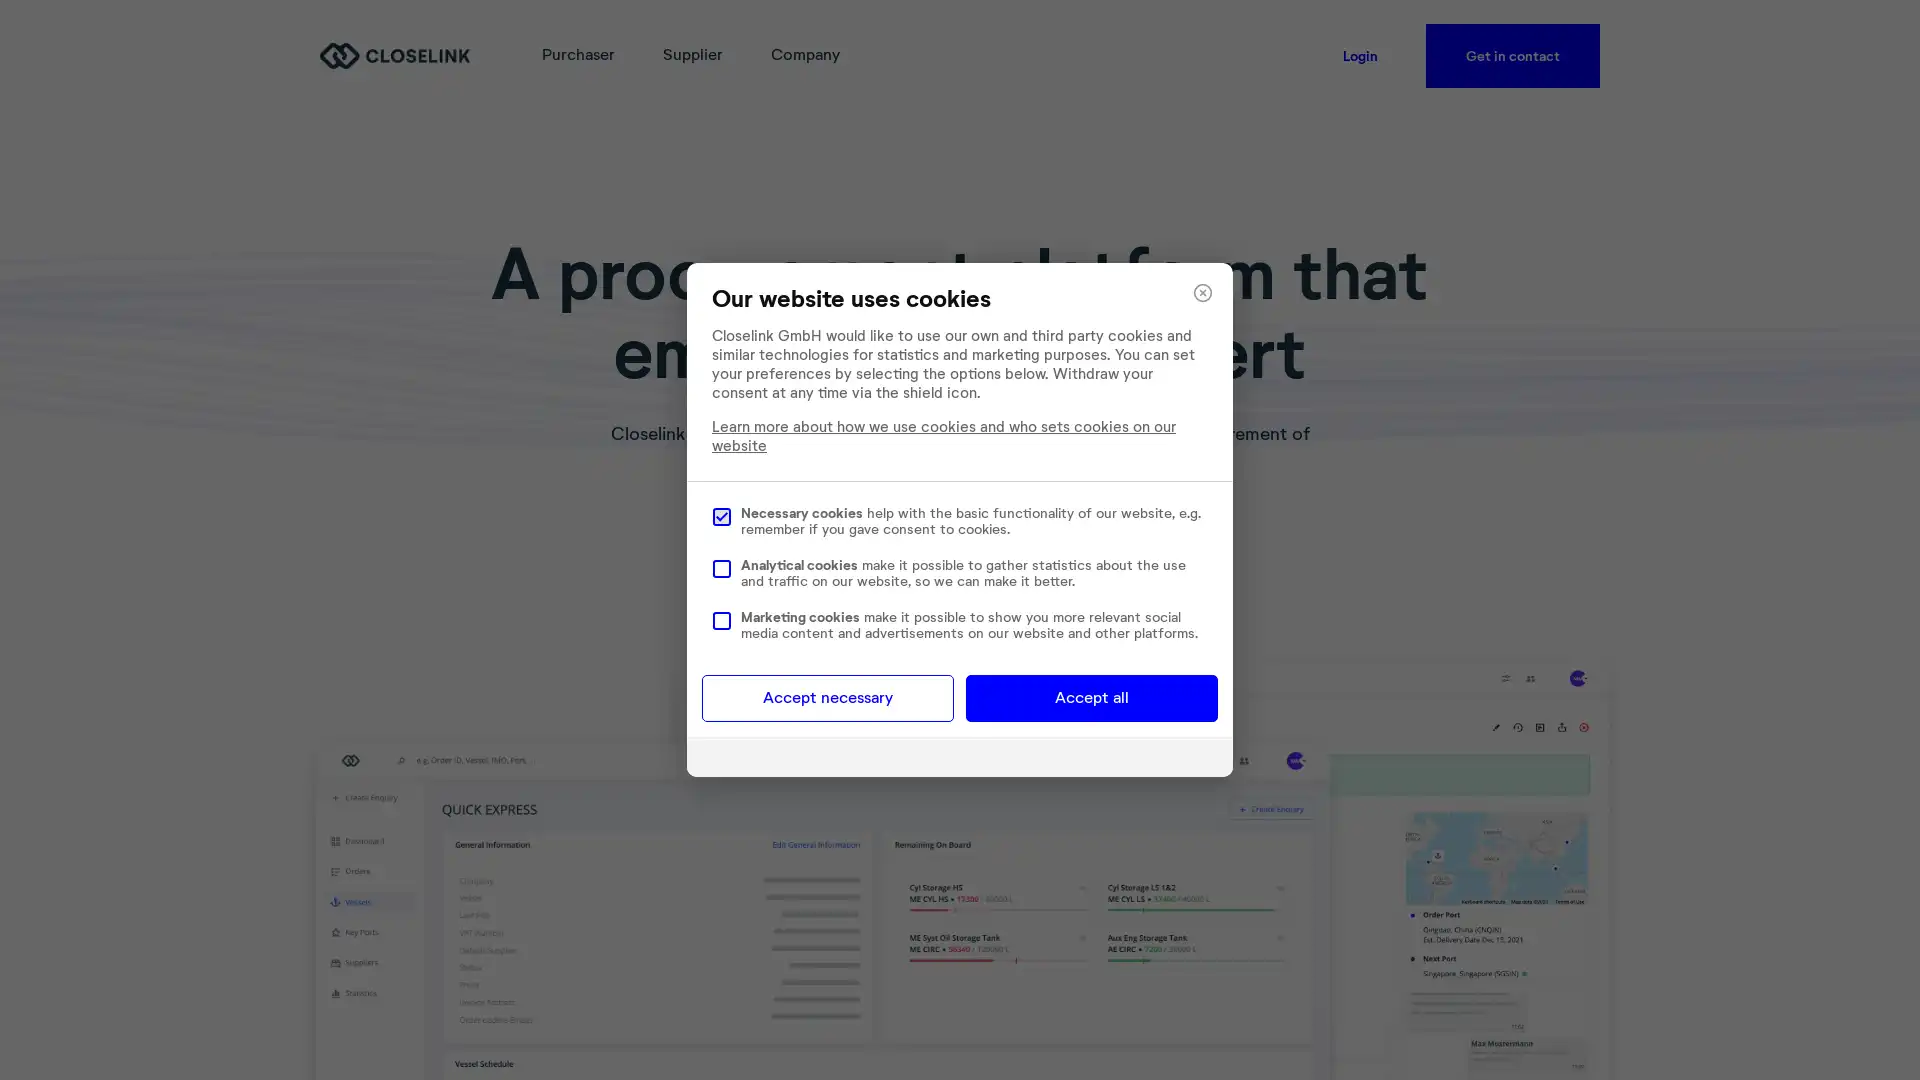 The height and width of the screenshot is (1080, 1920). I want to click on Accept all, so click(1091, 697).